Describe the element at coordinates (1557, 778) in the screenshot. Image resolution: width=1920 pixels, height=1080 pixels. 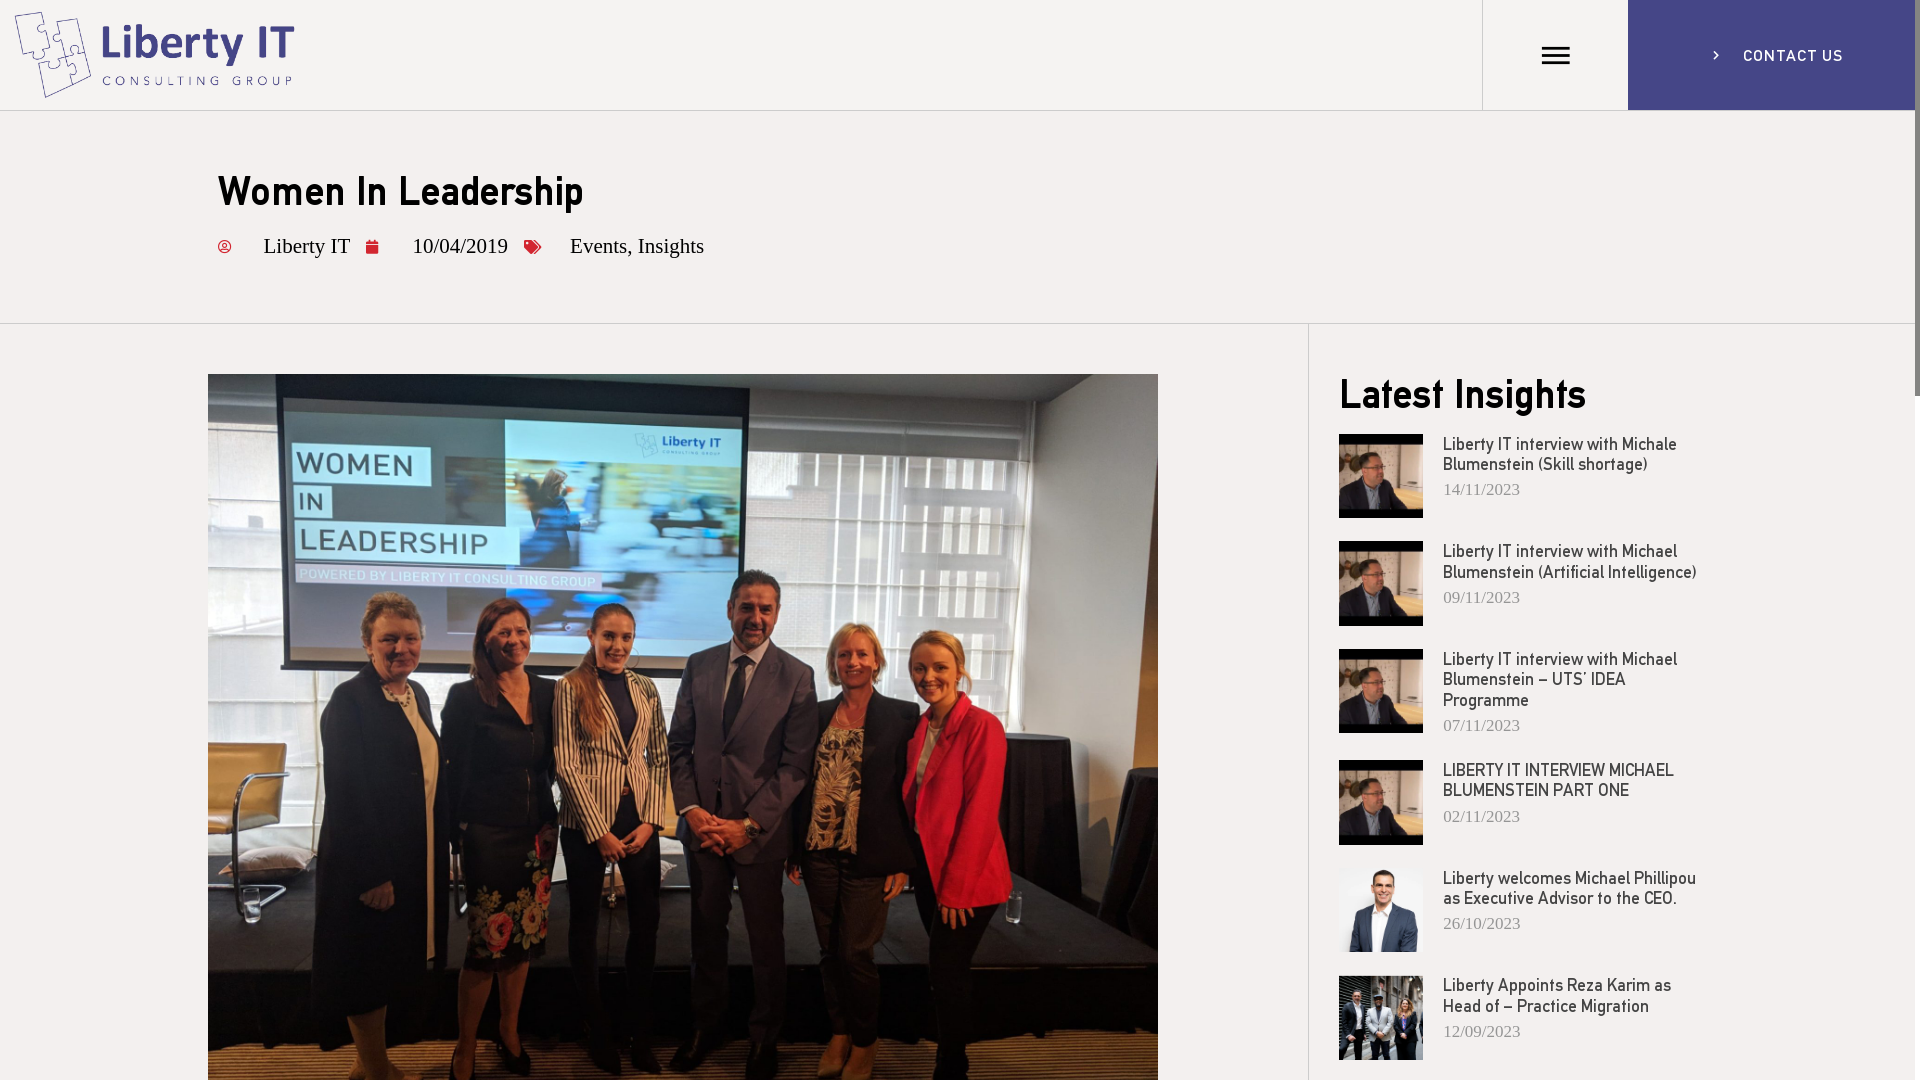
I see `'LIBERTY IT INTERVIEW MICHAEL BLUMENSTEIN PART ONE'` at that location.